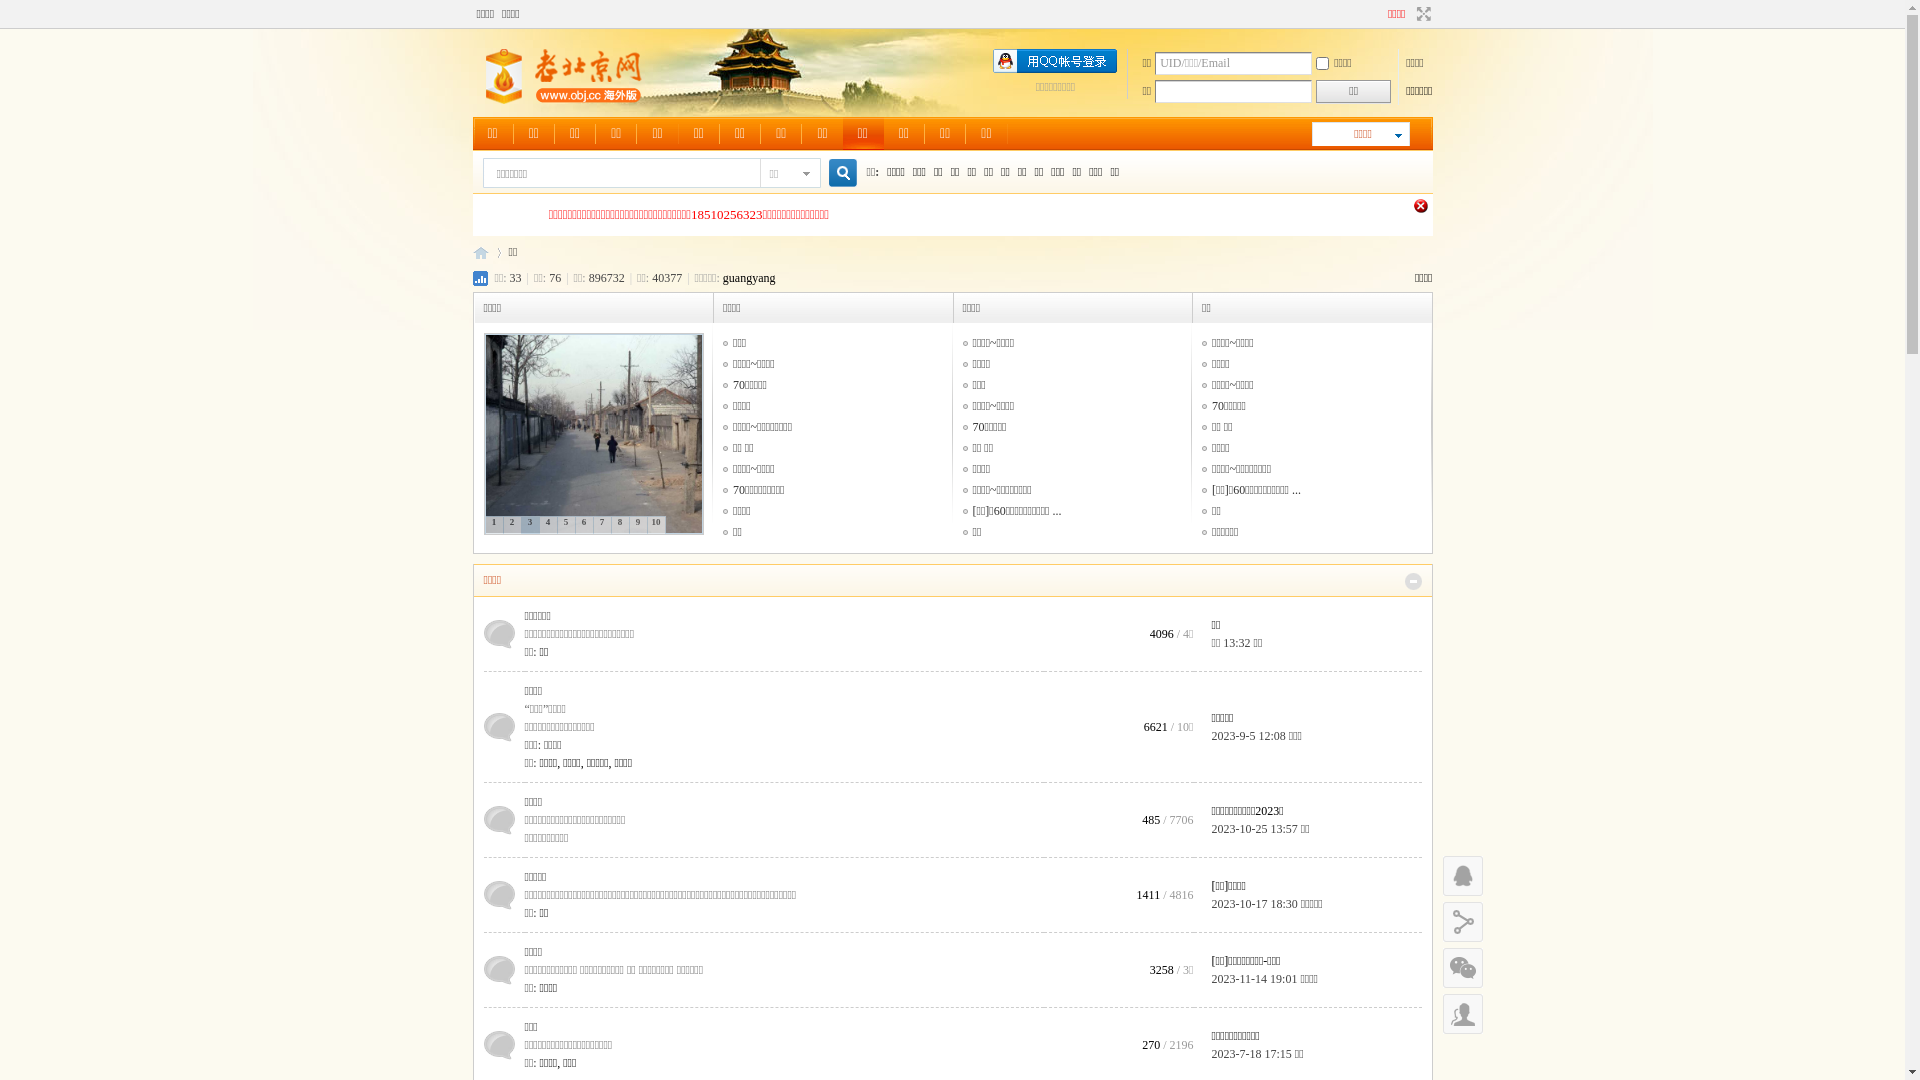  I want to click on 'guangyang', so click(722, 277).